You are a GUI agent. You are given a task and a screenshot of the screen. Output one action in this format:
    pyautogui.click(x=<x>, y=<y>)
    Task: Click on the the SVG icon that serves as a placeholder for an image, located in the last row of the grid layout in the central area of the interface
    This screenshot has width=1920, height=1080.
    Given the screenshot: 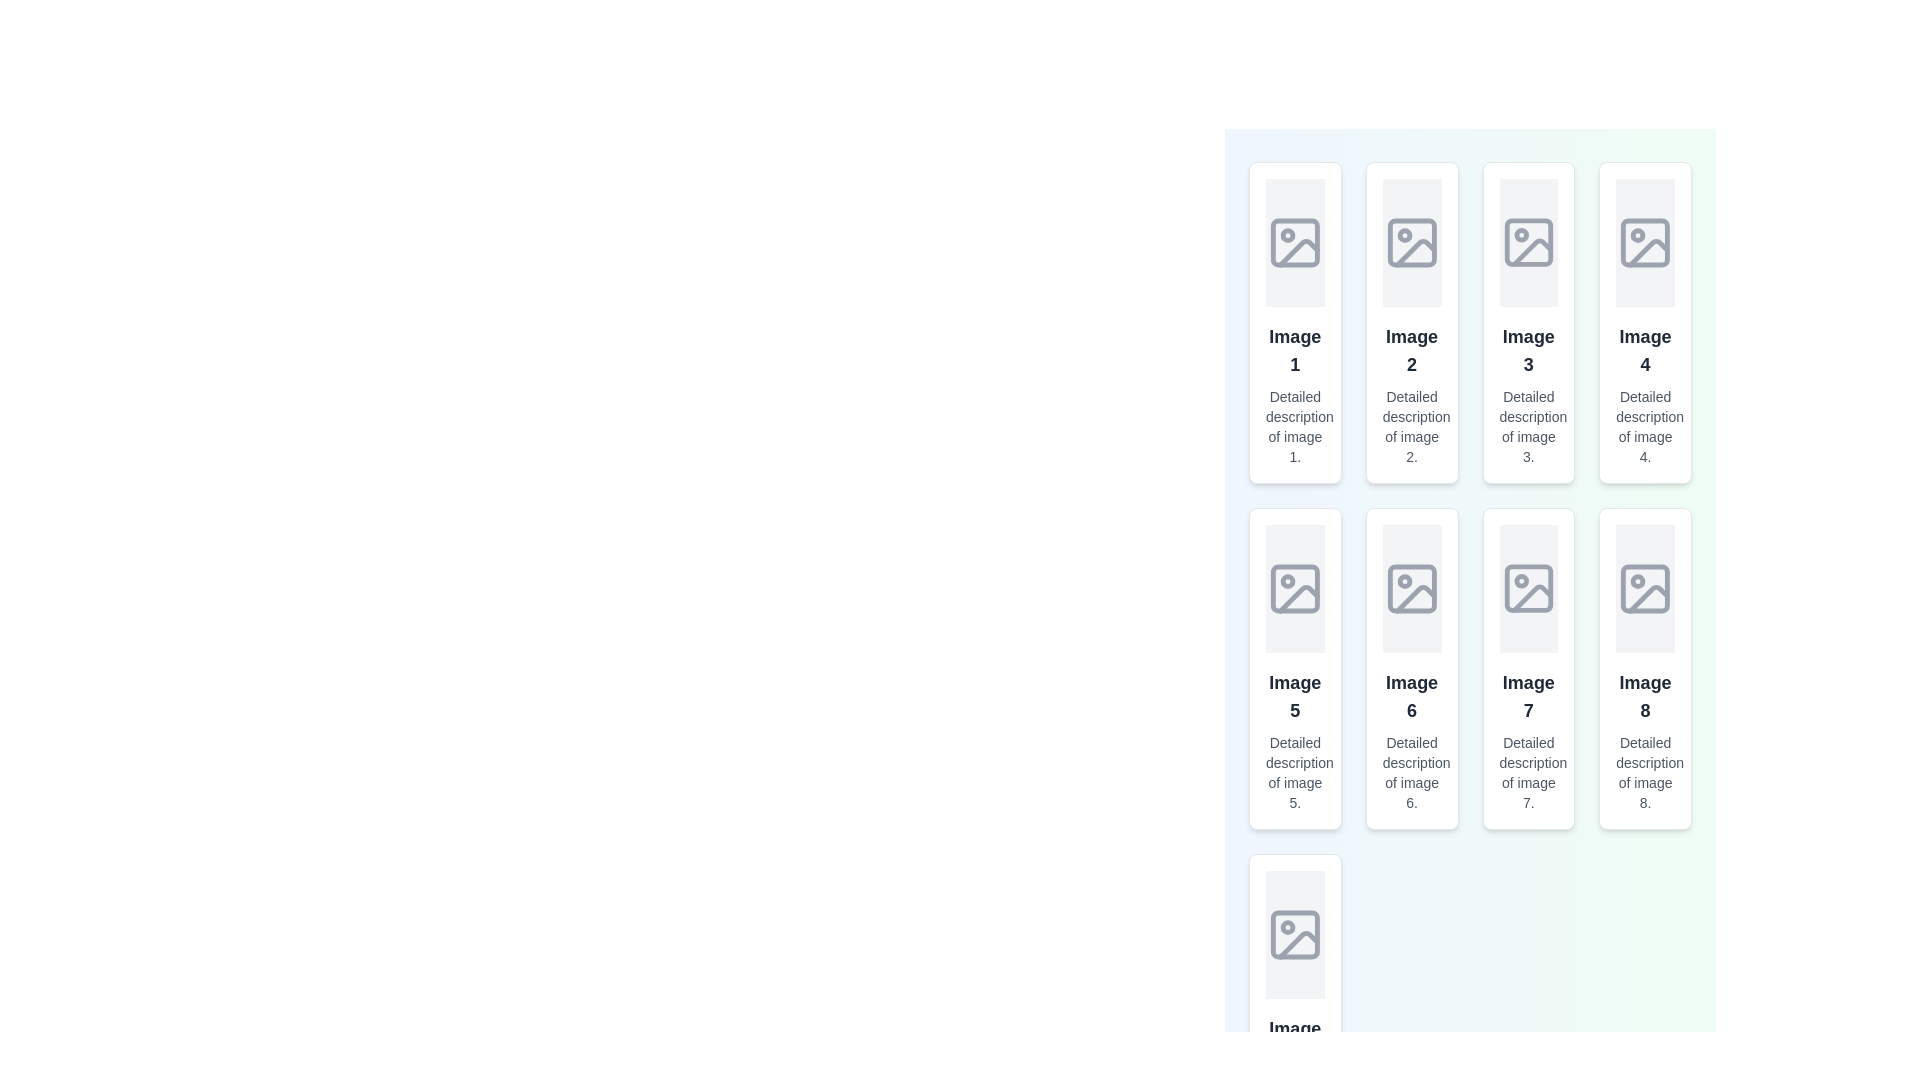 What is the action you would take?
    pyautogui.click(x=1295, y=934)
    